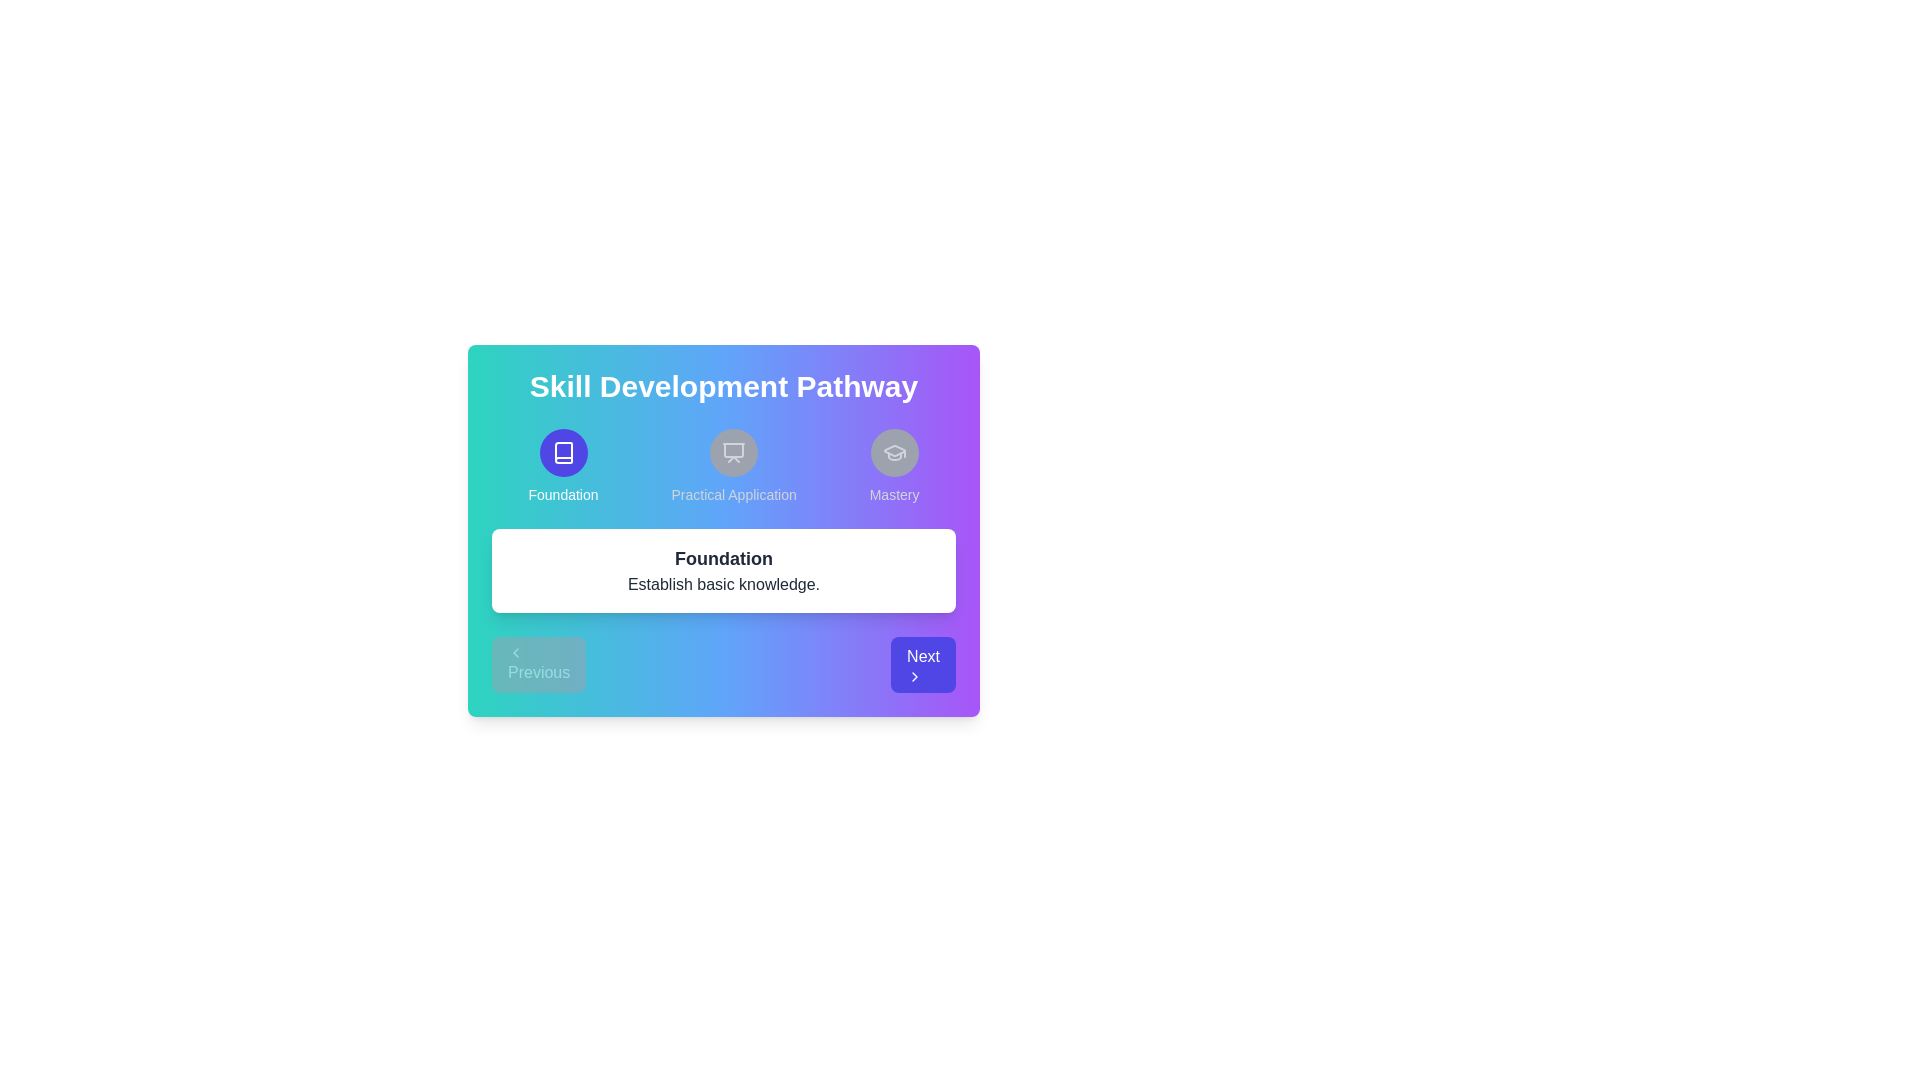 Image resolution: width=1920 pixels, height=1080 pixels. What do you see at coordinates (562, 466) in the screenshot?
I see `the element representing Foundation` at bounding box center [562, 466].